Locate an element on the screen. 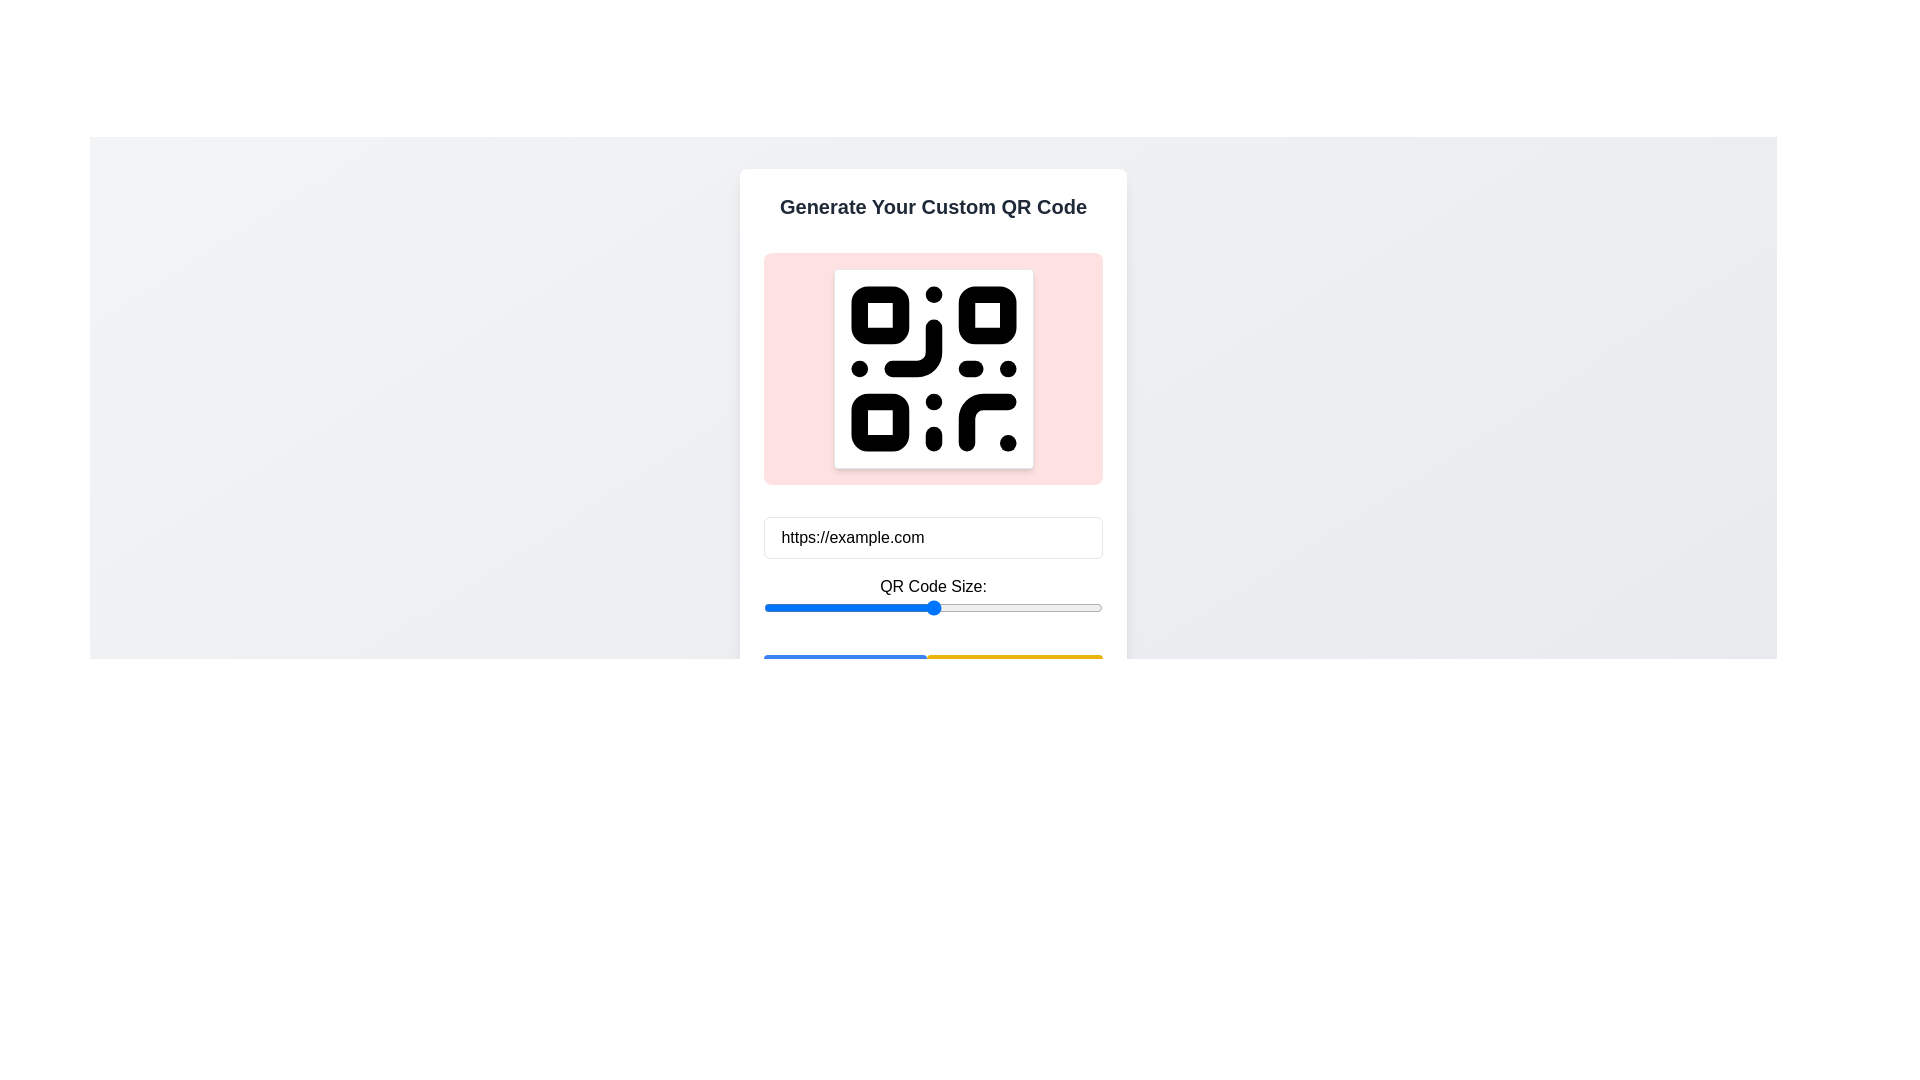 The height and width of the screenshot is (1080, 1920). QR code size is located at coordinates (808, 607).